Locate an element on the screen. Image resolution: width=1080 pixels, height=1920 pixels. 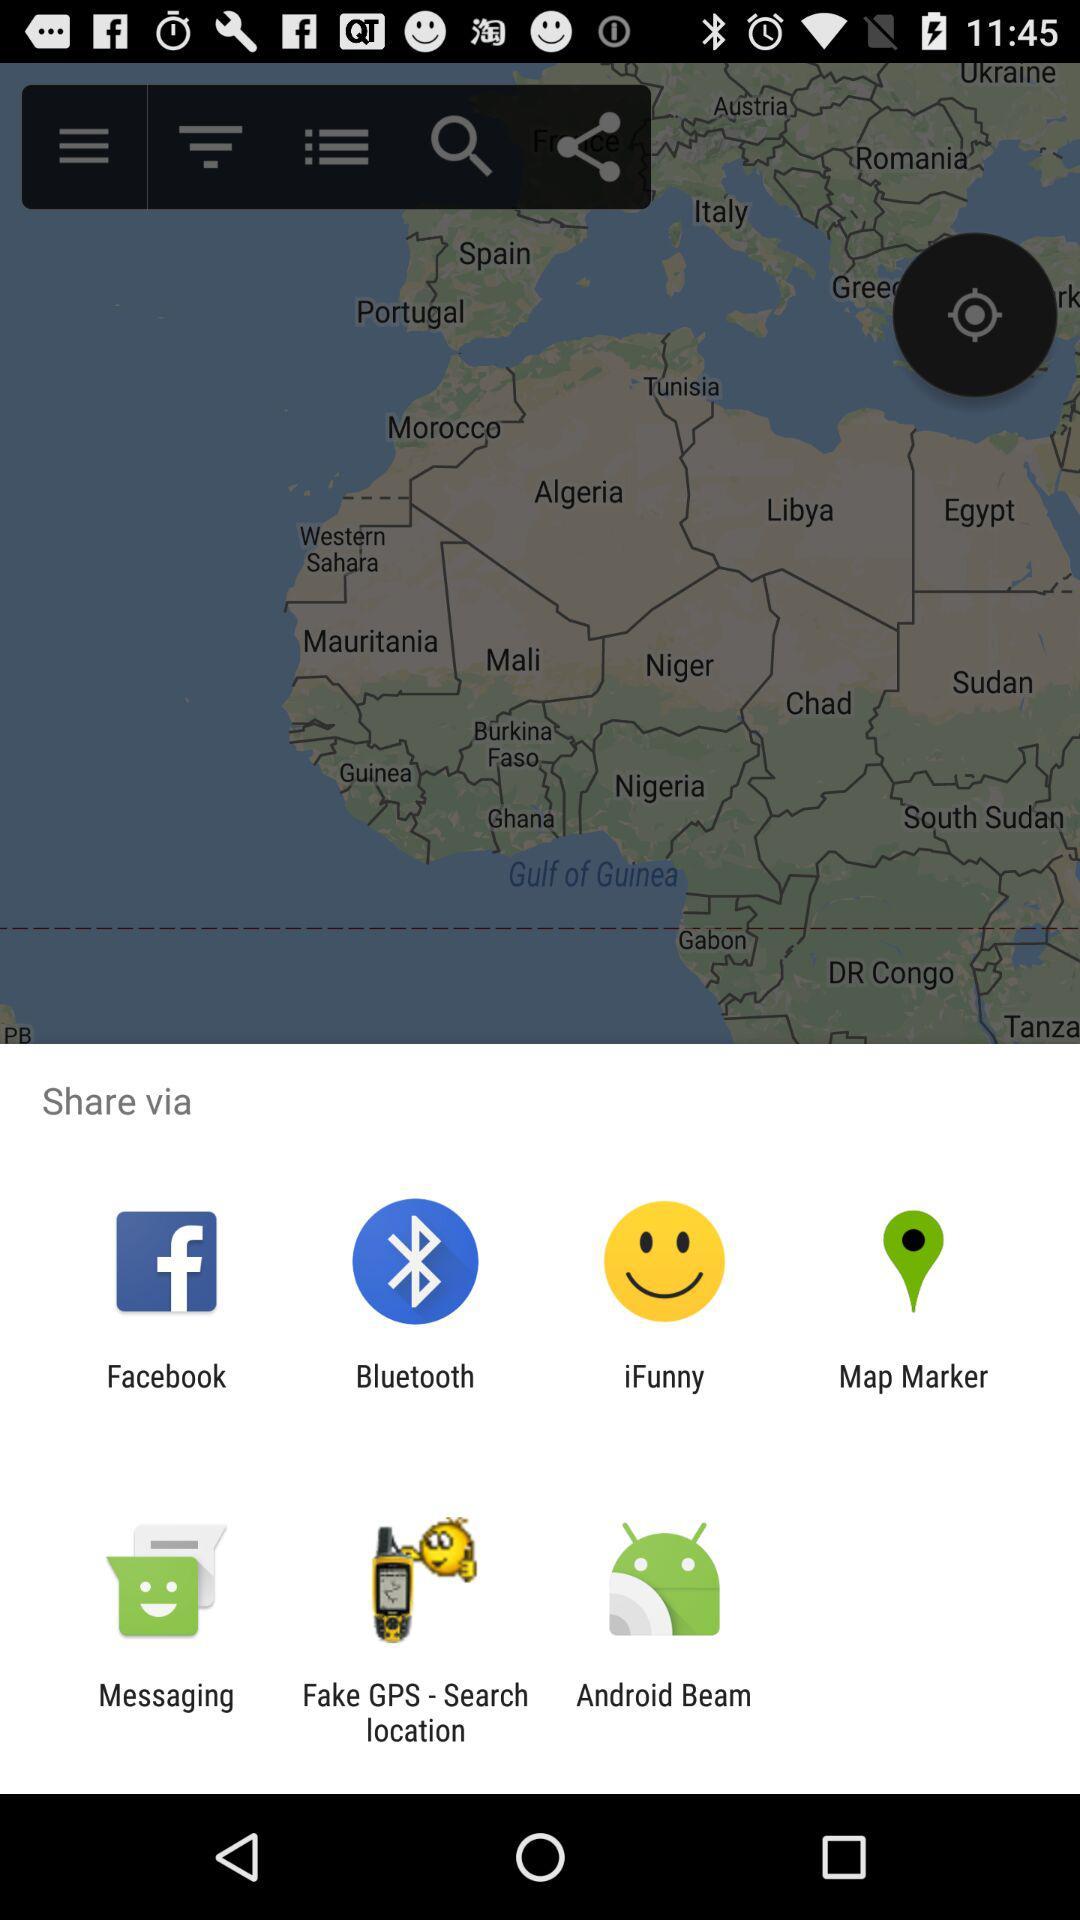
the item to the left of the map marker item is located at coordinates (664, 1392).